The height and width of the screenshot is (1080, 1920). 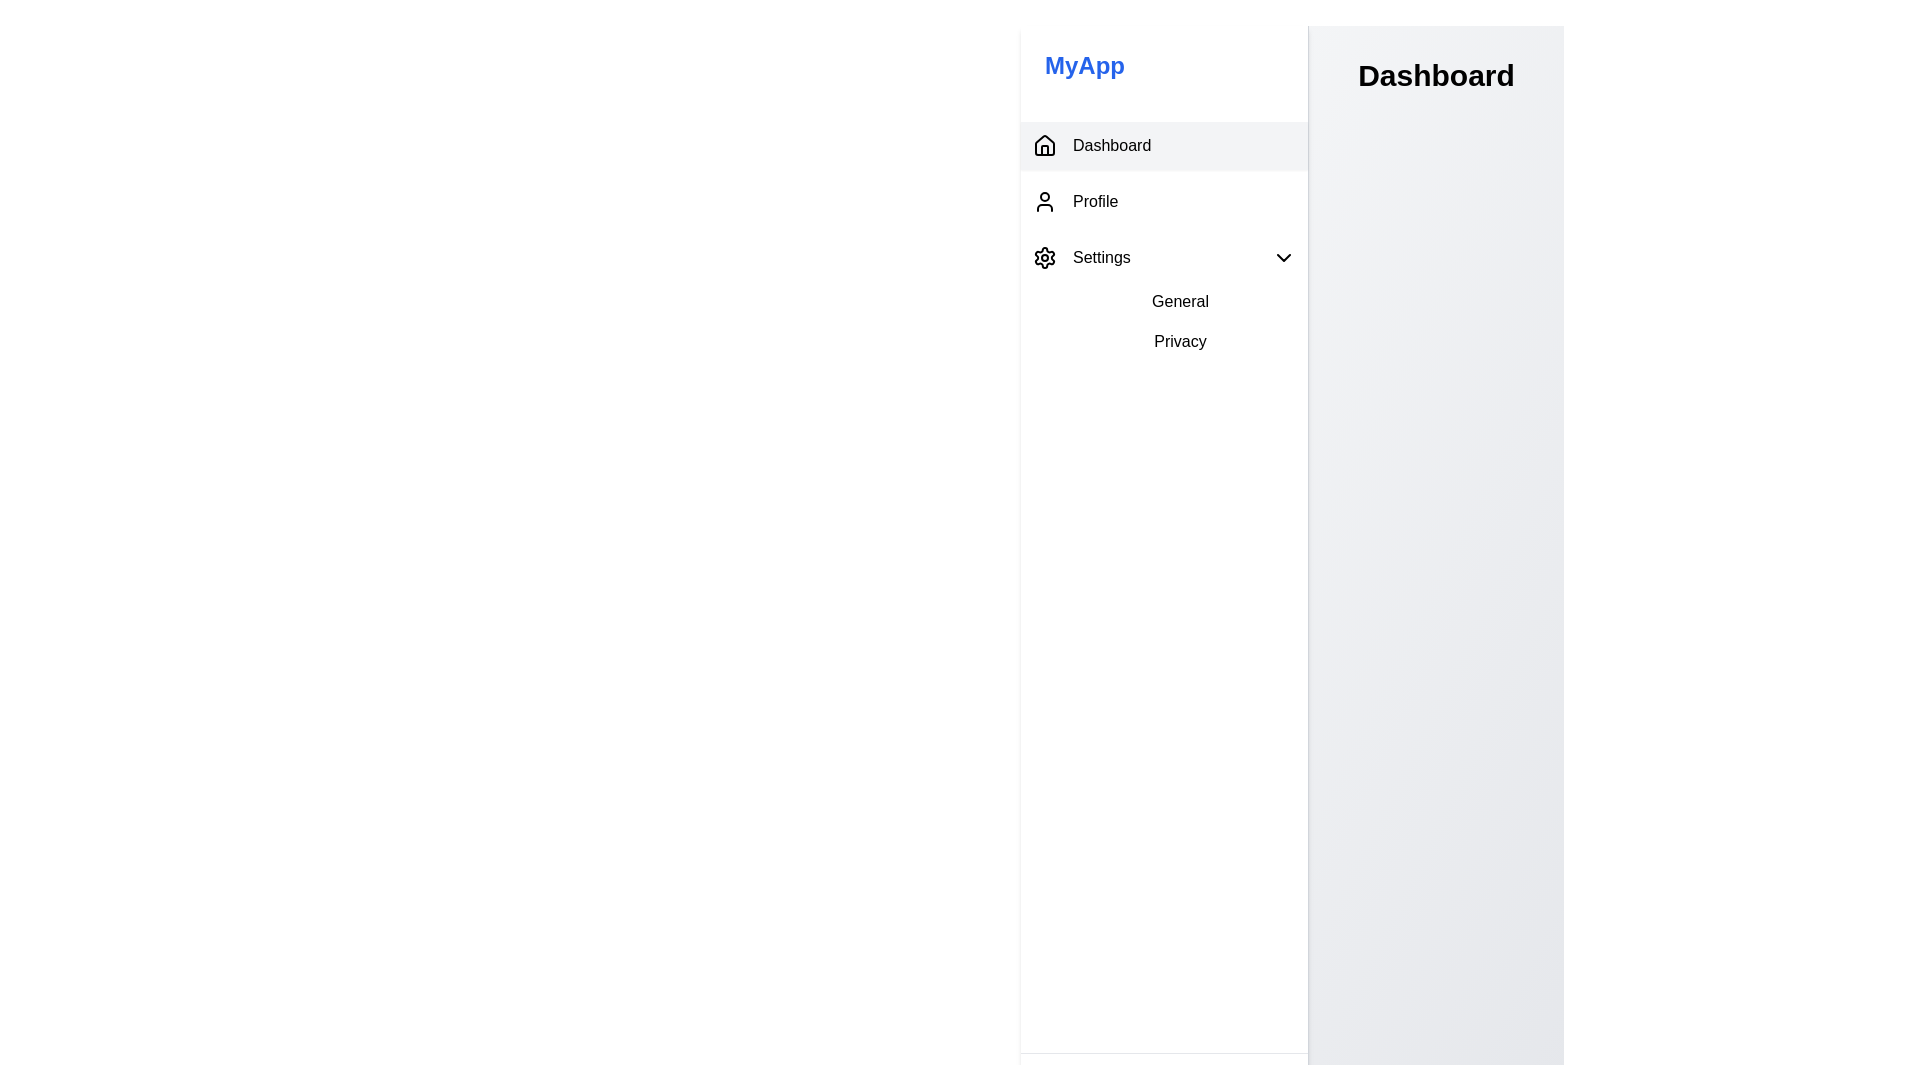 I want to click on the 'Dashboard' text label element, which is prominently styled in bold with a large font-size, located in the top-right region of the interface, so click(x=1435, y=75).